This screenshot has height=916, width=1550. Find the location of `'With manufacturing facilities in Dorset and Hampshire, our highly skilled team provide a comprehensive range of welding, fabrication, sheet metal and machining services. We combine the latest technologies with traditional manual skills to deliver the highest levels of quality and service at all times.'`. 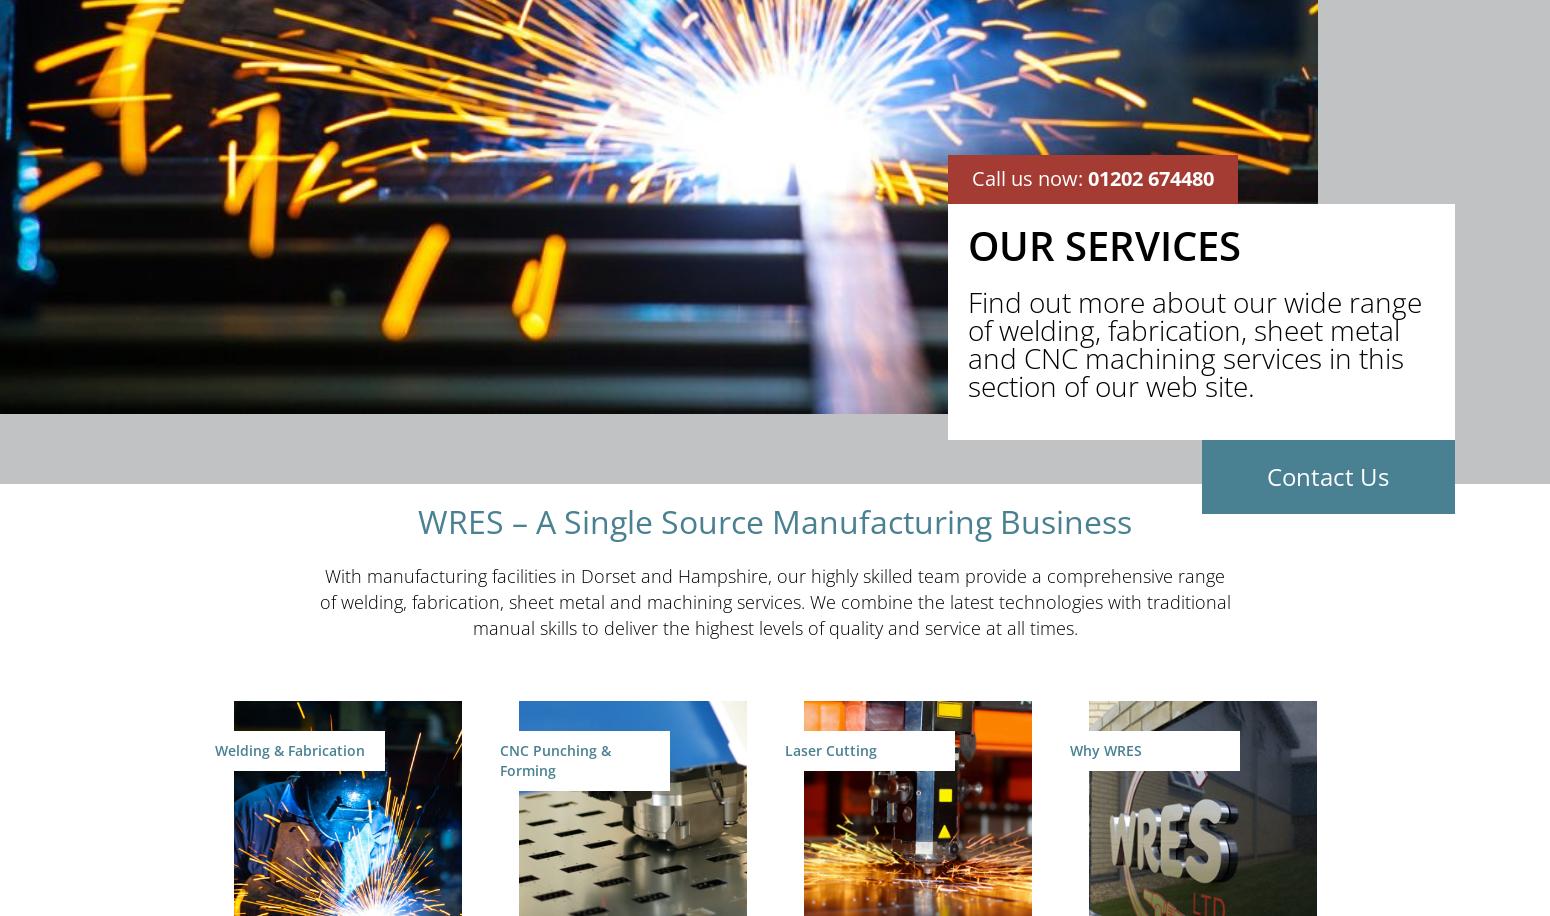

'With manufacturing facilities in Dorset and Hampshire, our highly skilled team provide a comprehensive range of welding, fabrication, sheet metal and machining services. We combine the latest technologies with traditional manual skills to deliver the highest levels of quality and service at all times.' is located at coordinates (774, 601).